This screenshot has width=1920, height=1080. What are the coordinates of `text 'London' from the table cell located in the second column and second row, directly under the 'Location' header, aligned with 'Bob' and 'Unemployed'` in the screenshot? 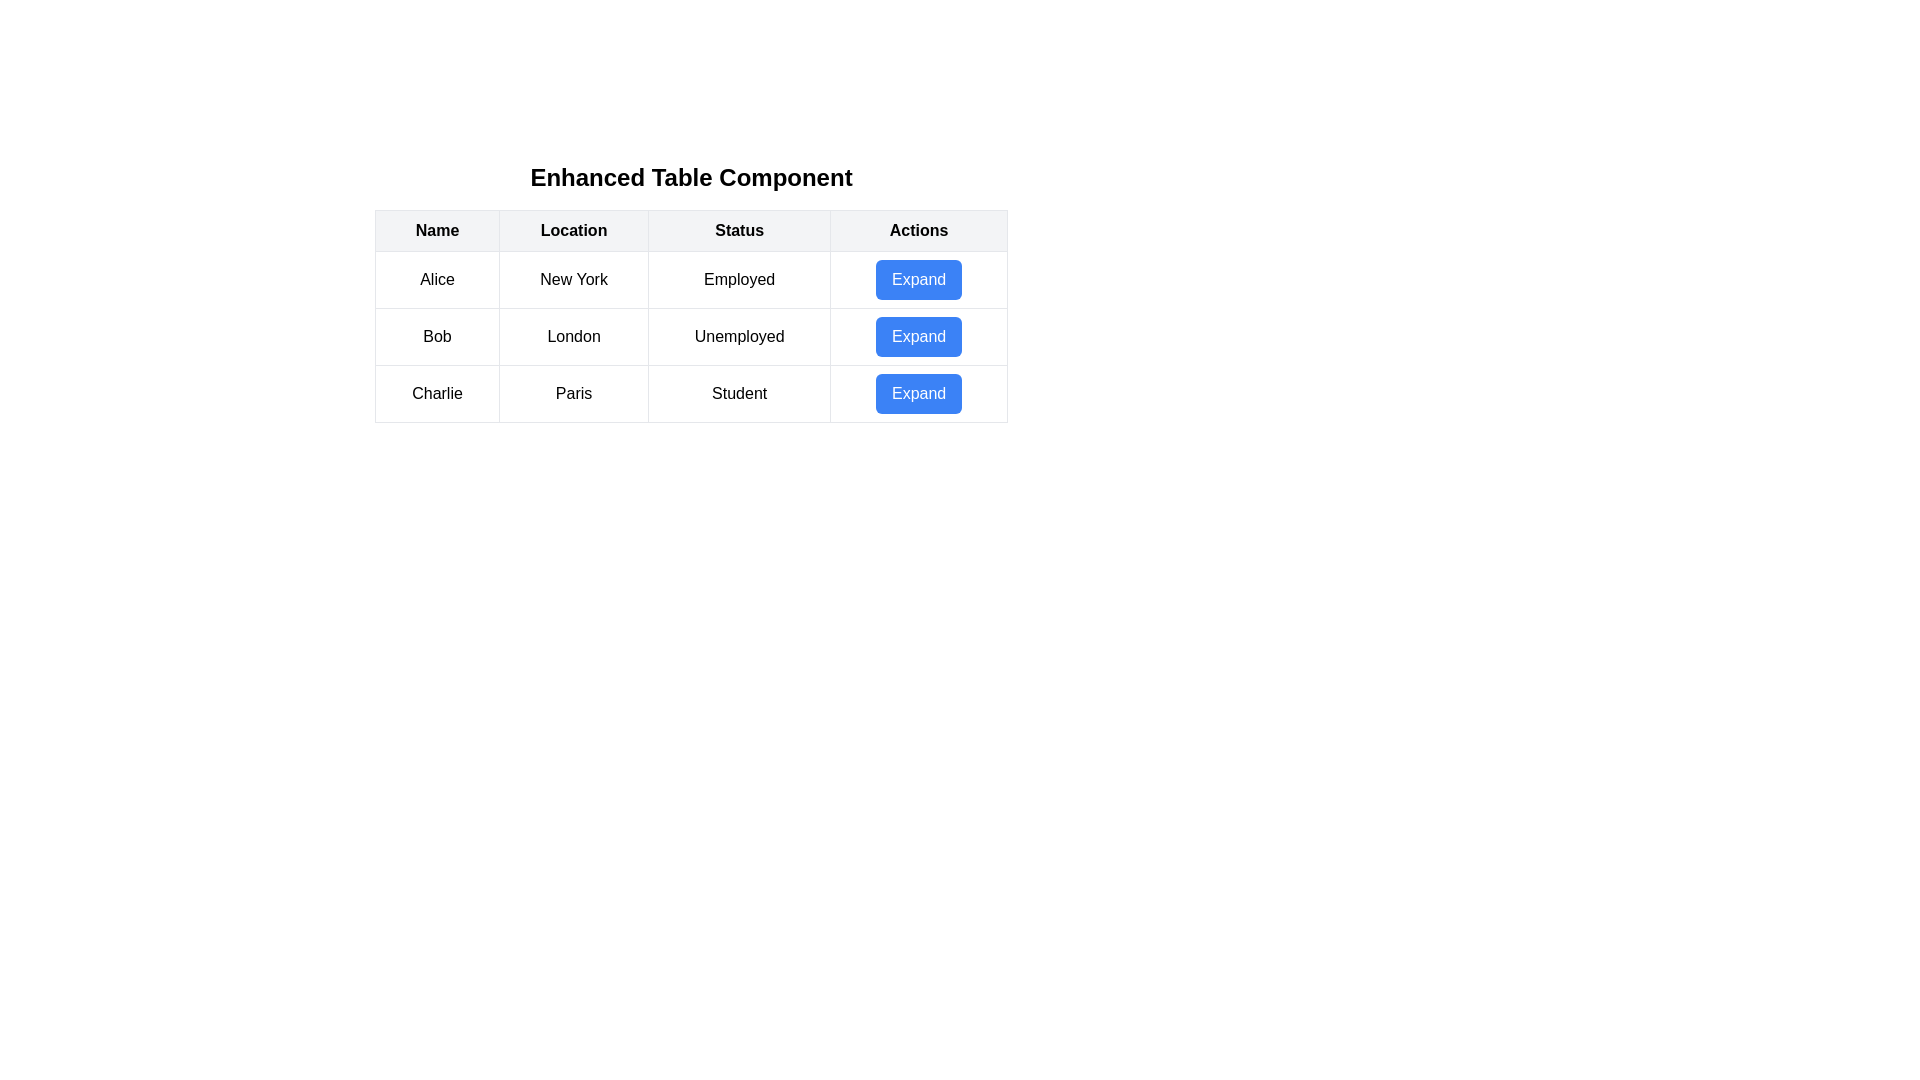 It's located at (573, 335).